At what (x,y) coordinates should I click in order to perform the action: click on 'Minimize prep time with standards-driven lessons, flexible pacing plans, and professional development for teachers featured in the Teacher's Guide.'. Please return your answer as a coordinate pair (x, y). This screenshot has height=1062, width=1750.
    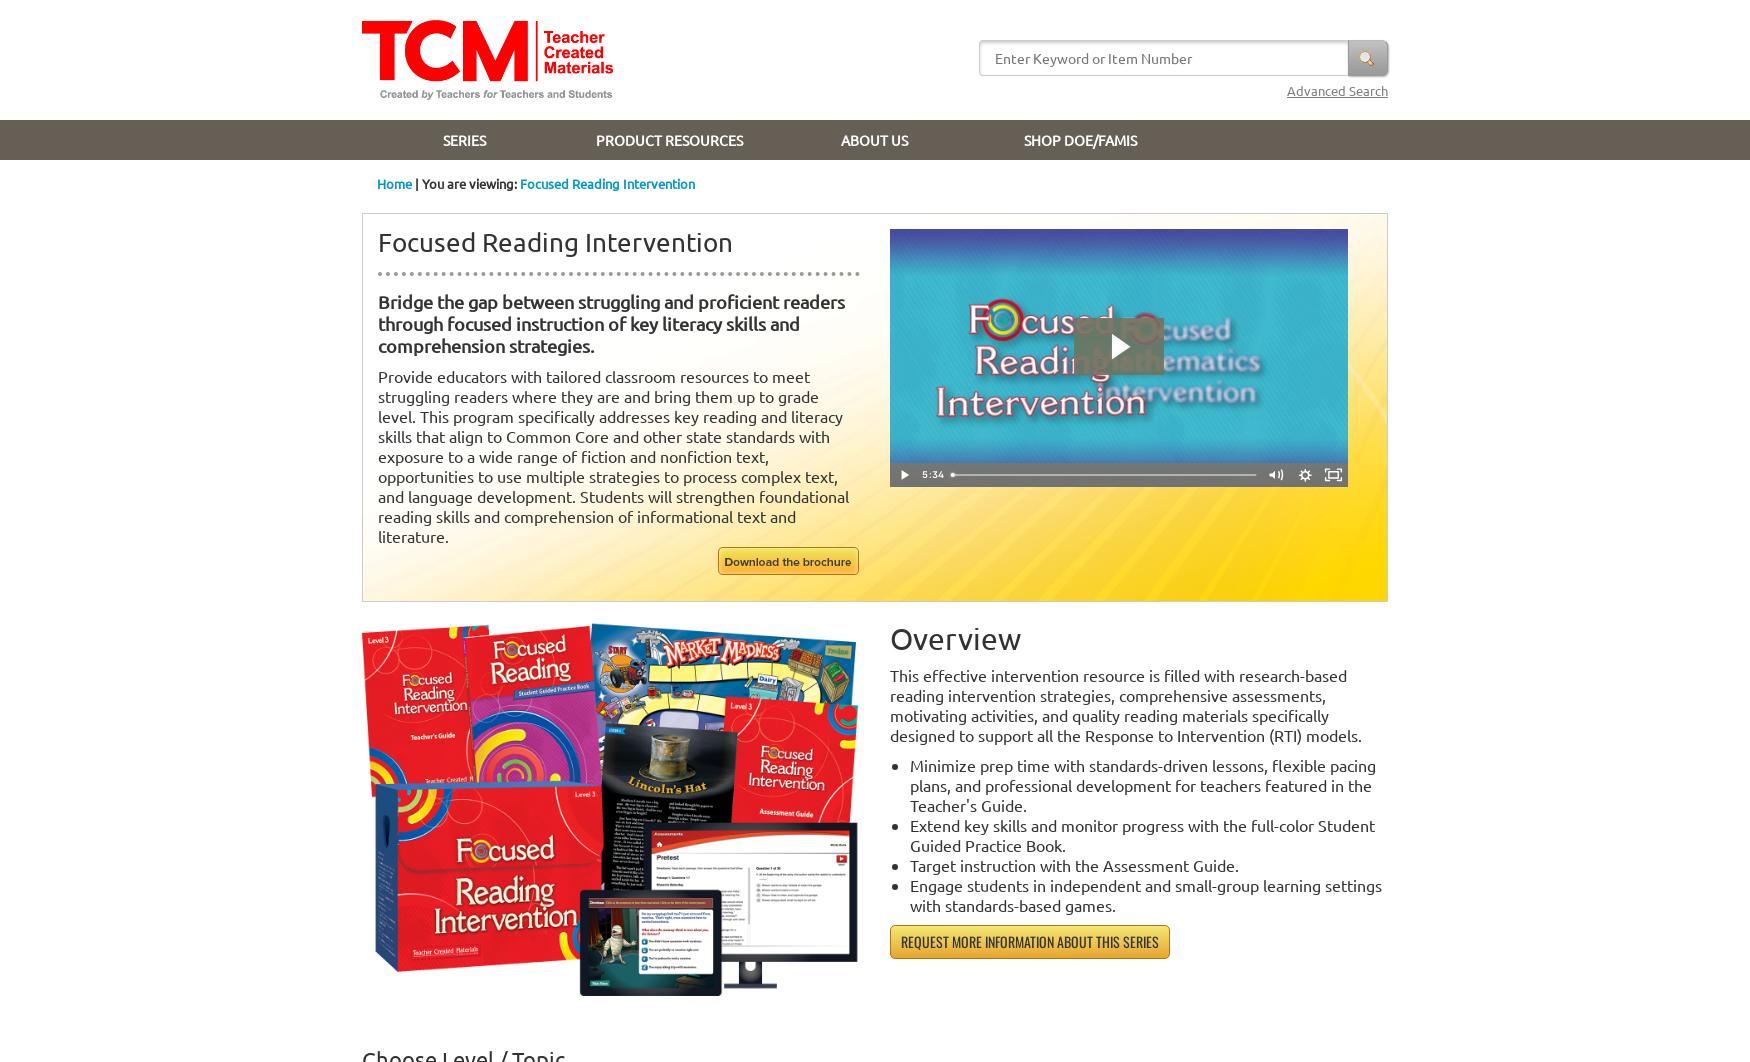
    Looking at the image, I should click on (1141, 785).